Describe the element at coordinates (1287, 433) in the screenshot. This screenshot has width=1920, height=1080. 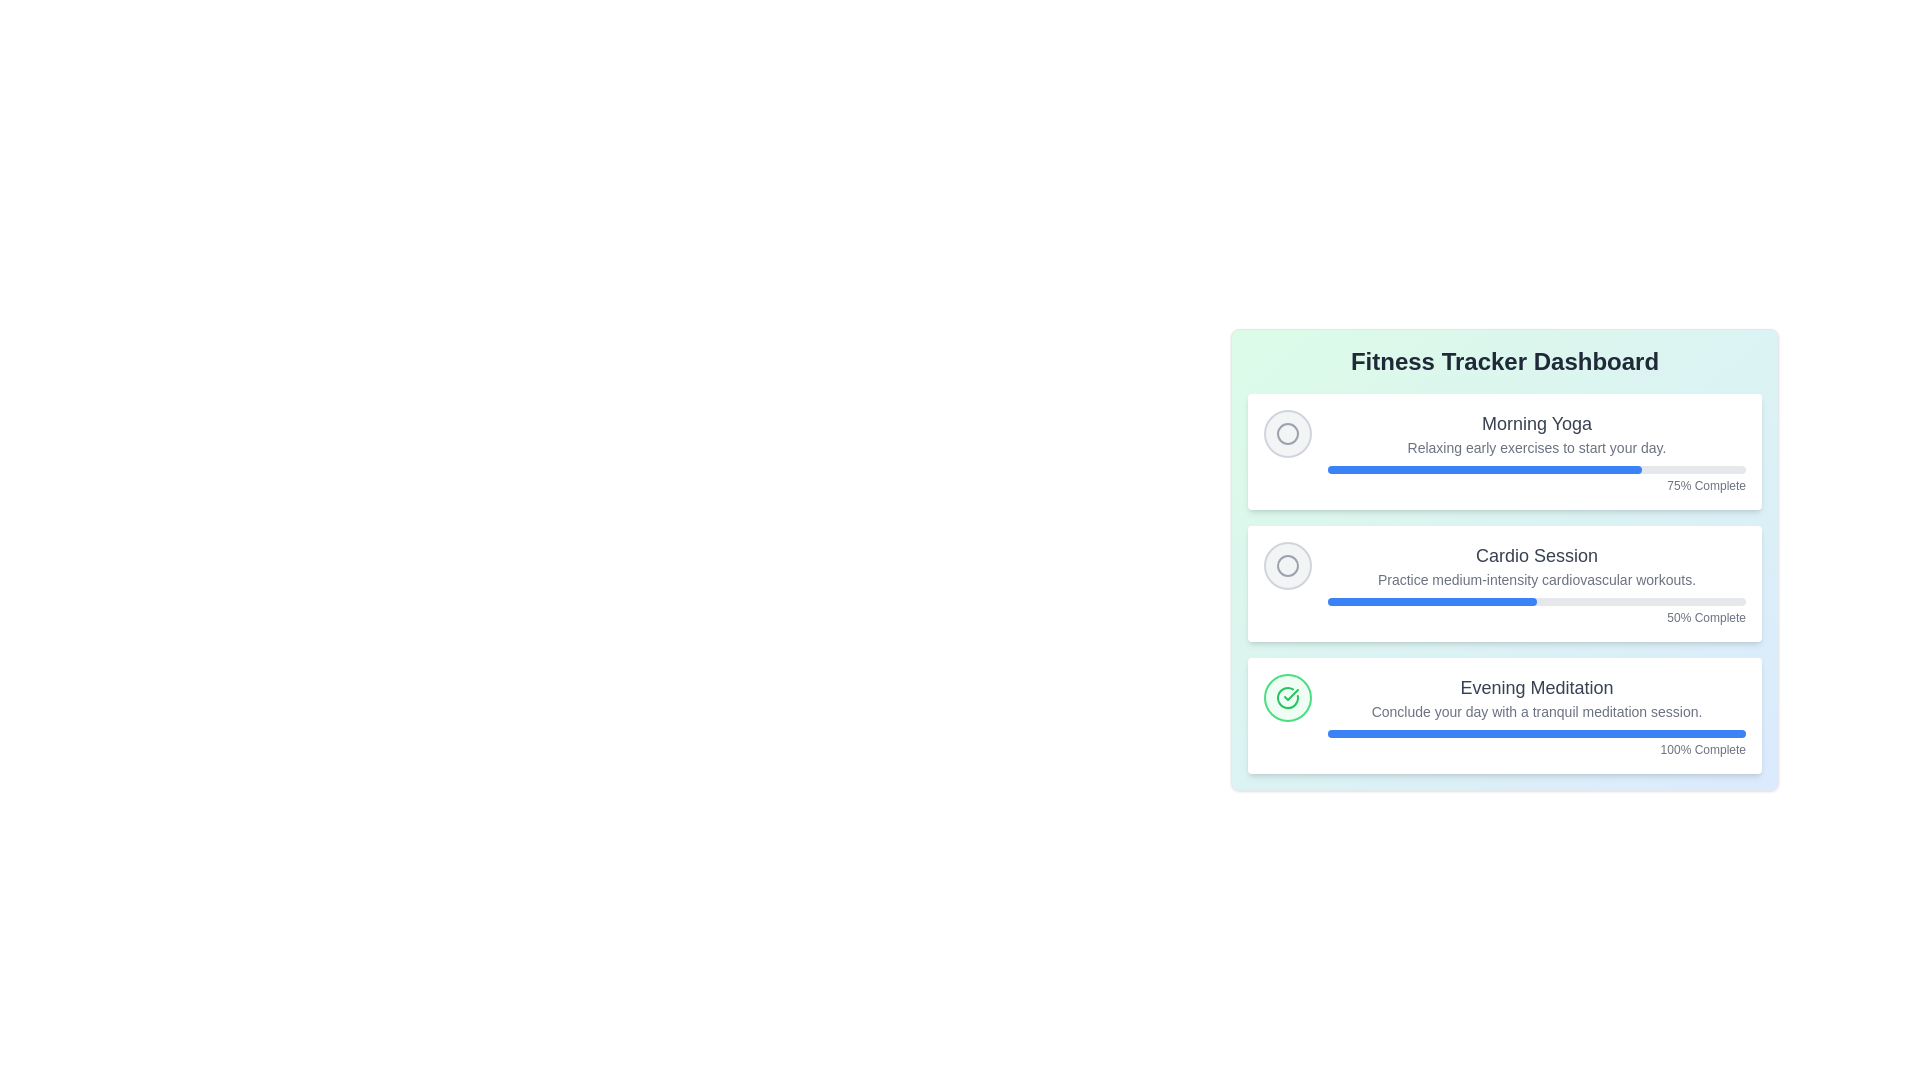
I see `the gray circular outline indicator for the 'Morning Yoga' activity in the fitness dashboard located at the top of the vertical list of activities` at that location.